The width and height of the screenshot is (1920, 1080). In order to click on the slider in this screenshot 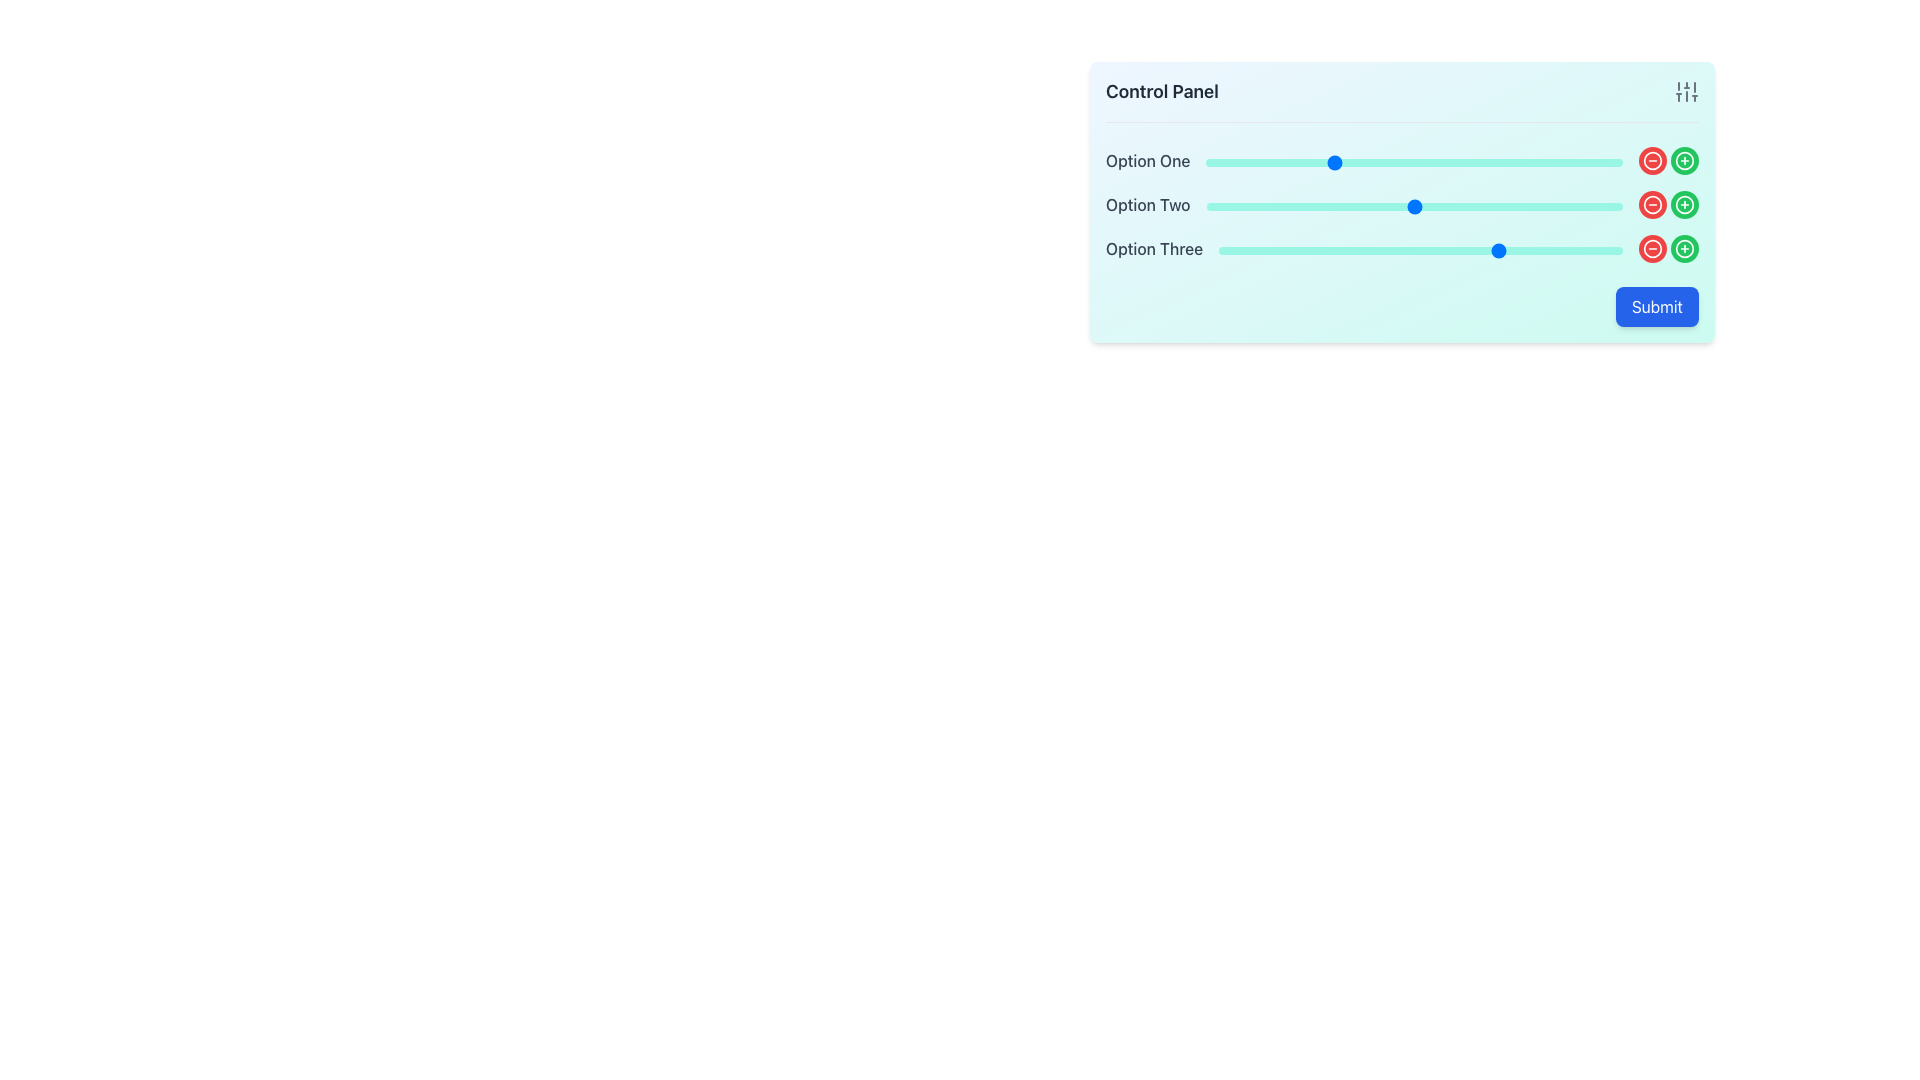, I will do `click(1597, 161)`.